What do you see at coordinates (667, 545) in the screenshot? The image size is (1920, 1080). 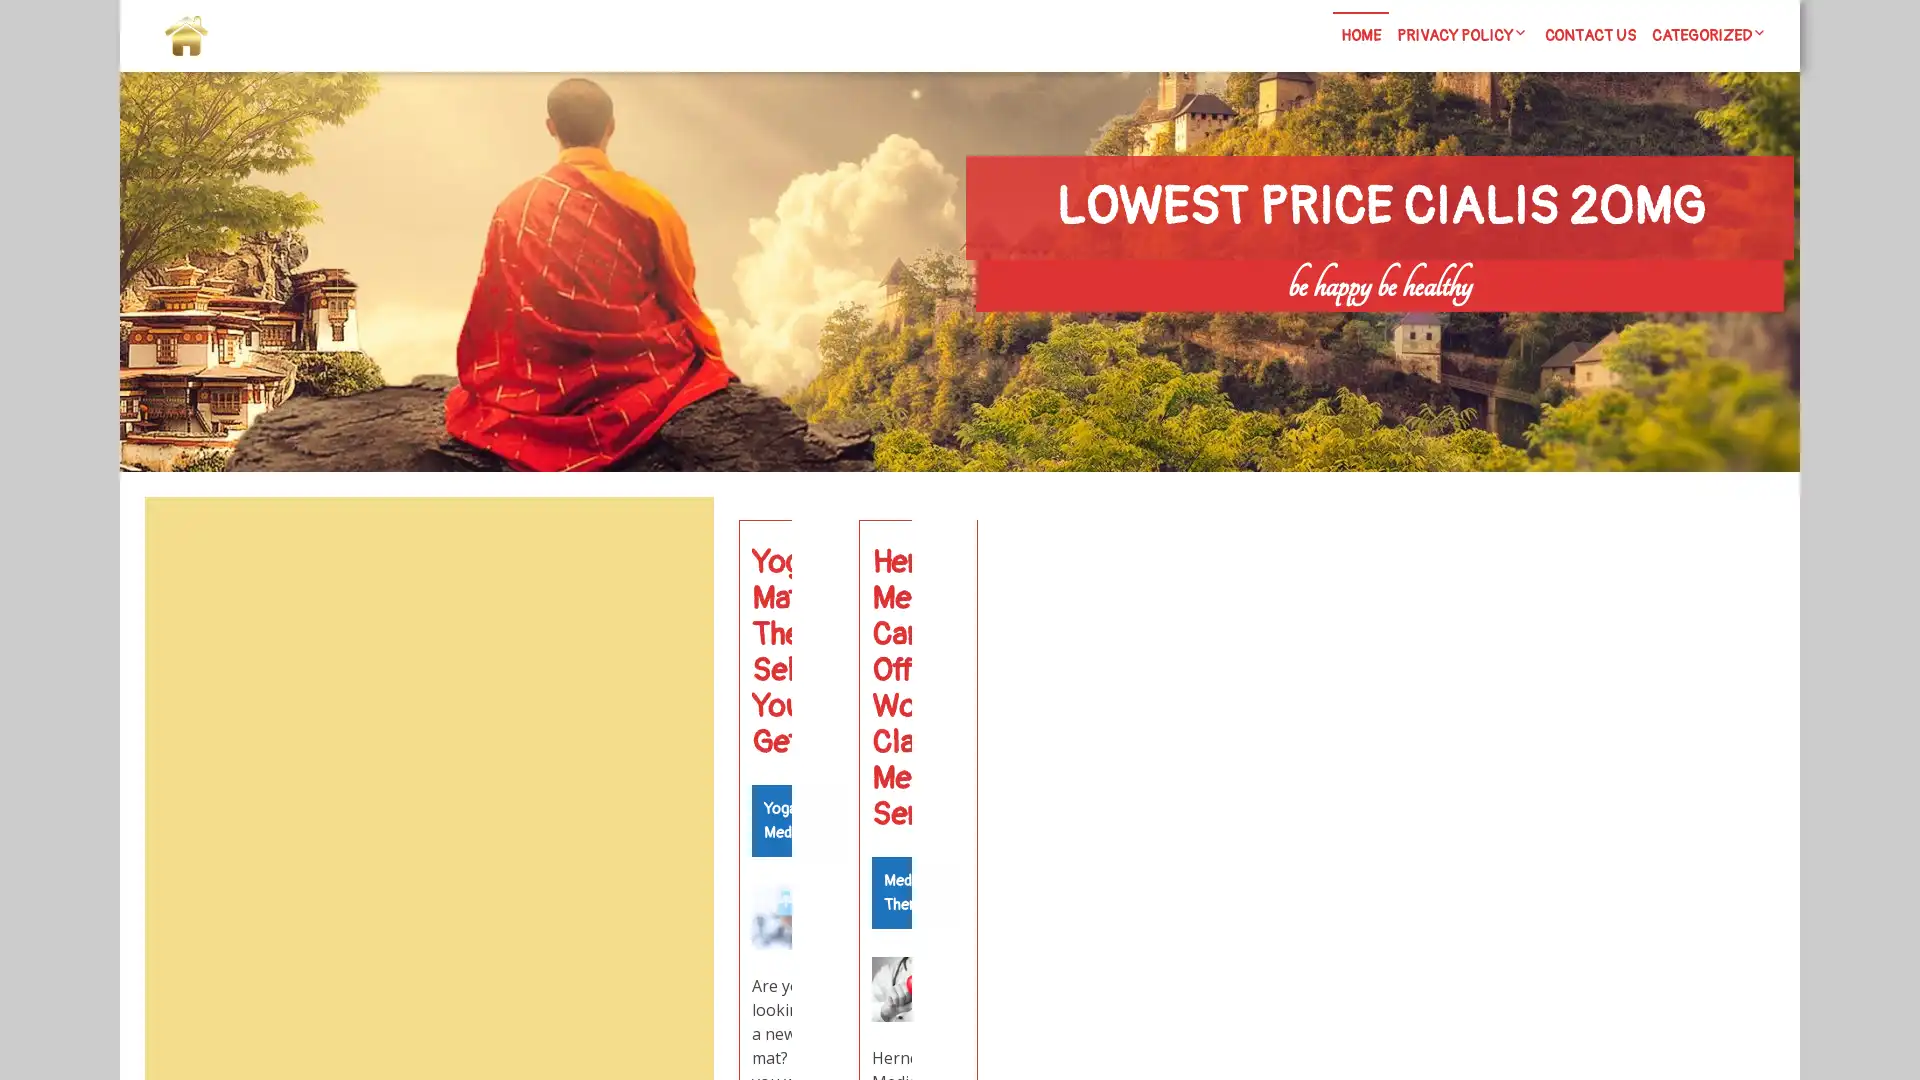 I see `Search` at bounding box center [667, 545].